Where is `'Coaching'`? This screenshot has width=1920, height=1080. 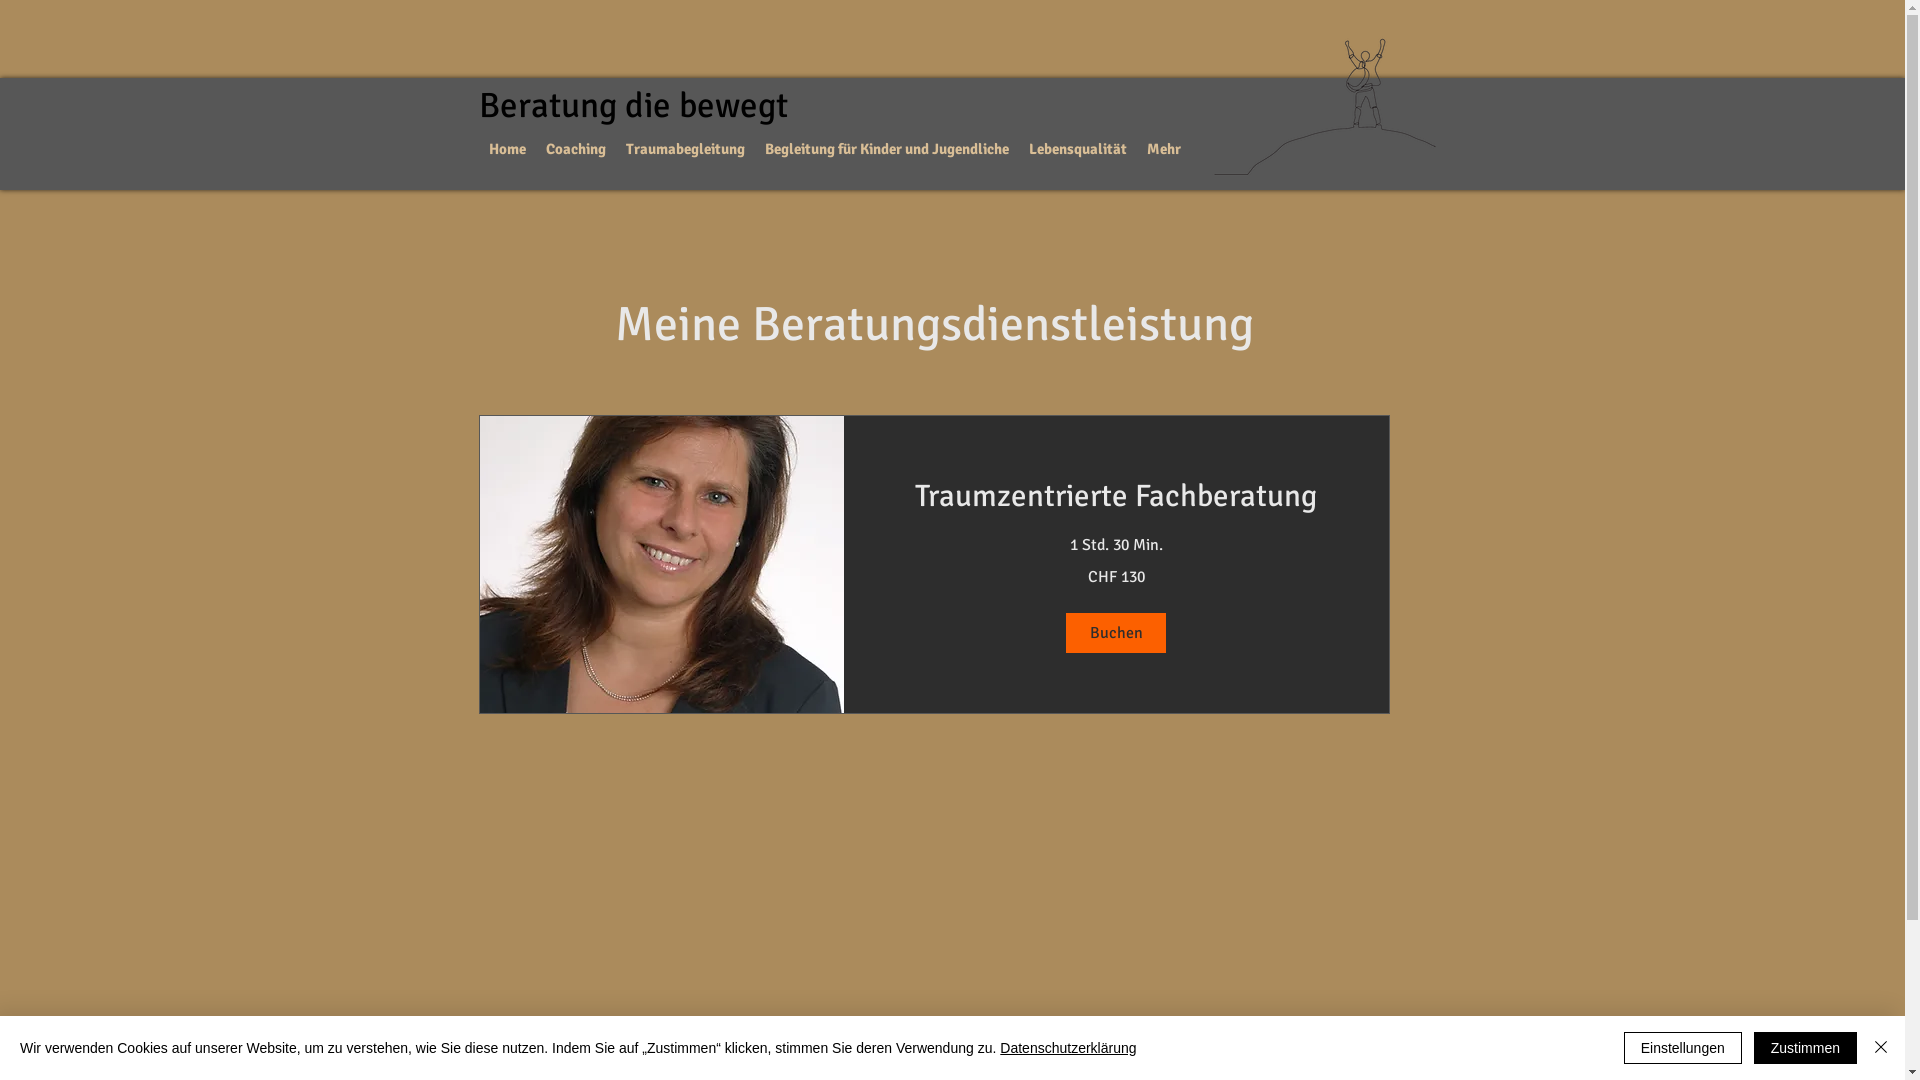 'Coaching' is located at coordinates (575, 148).